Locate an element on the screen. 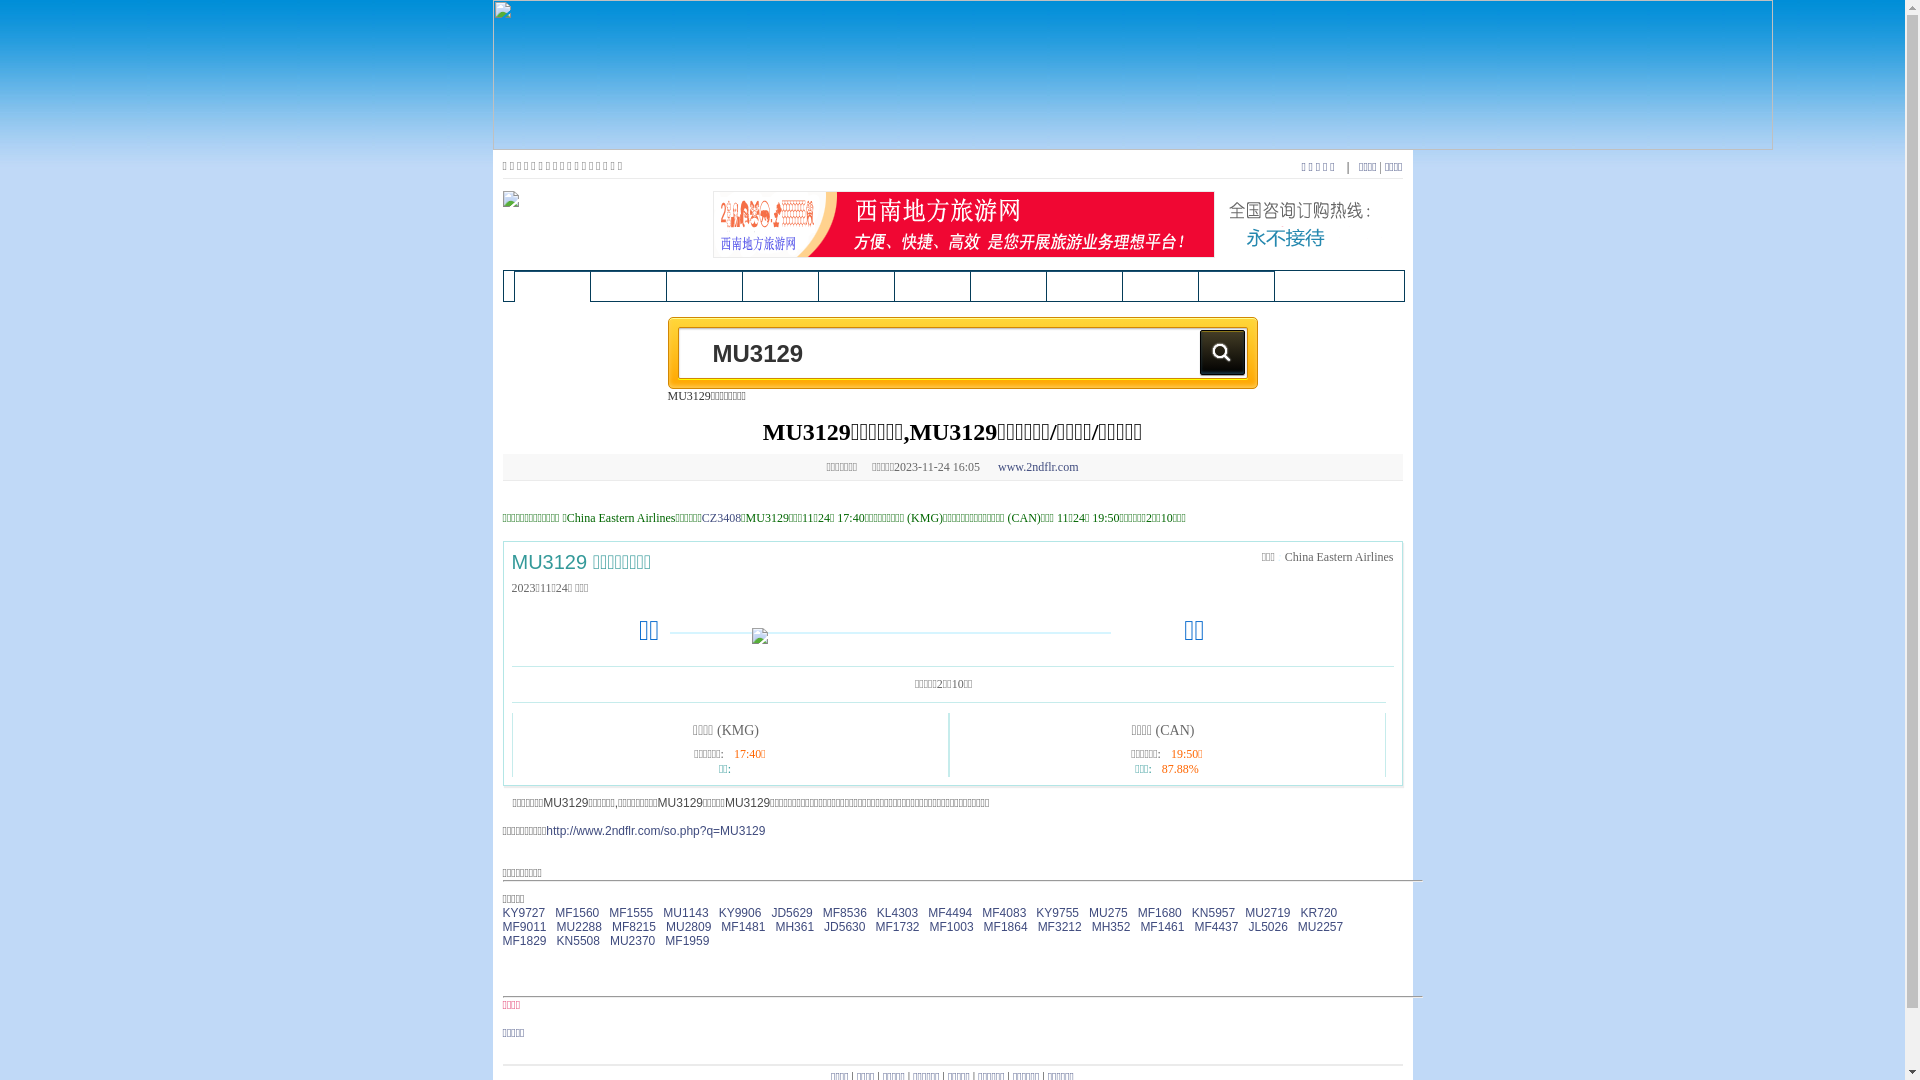  'MU2288' is located at coordinates (578, 926).